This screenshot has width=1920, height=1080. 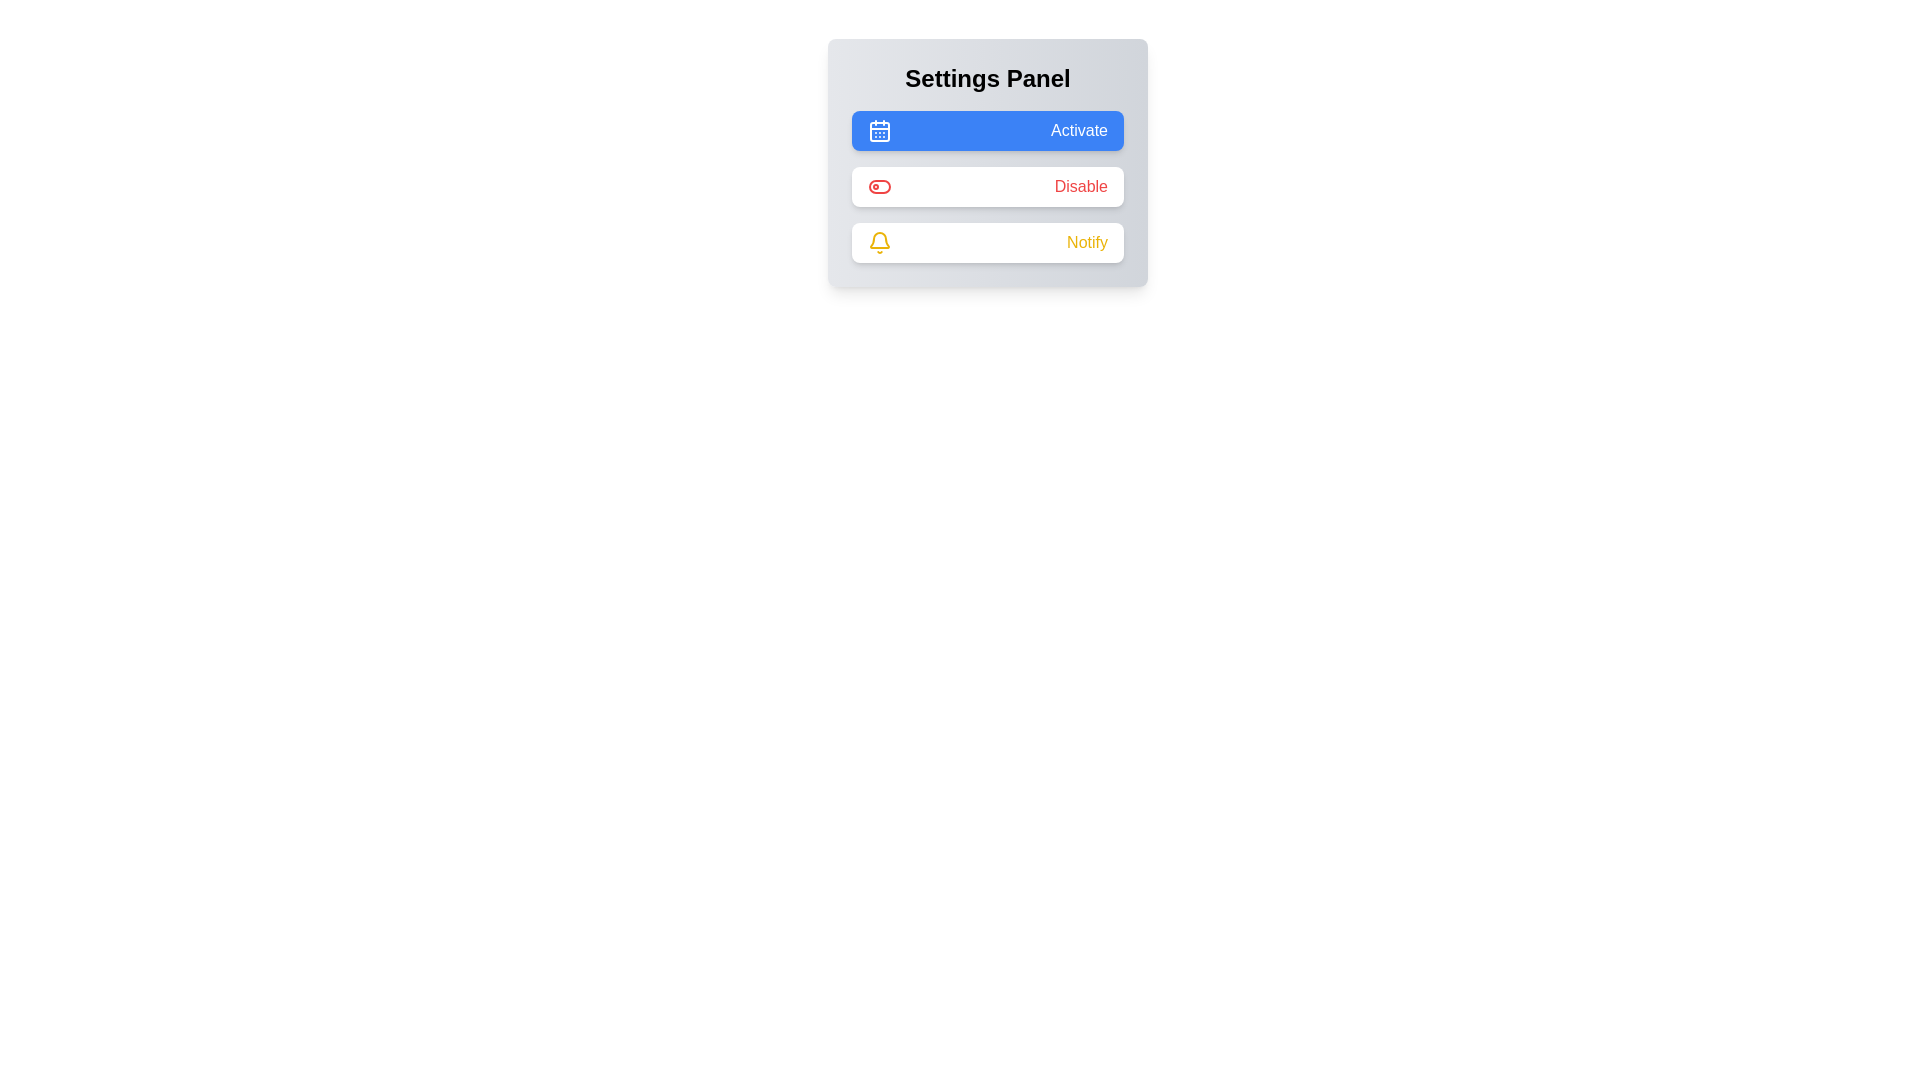 What do you see at coordinates (879, 242) in the screenshot?
I see `the 'Notify' icon located on the left side of the 'Notify' button in the 'Settings Panel', which has a white background and yellow text` at bounding box center [879, 242].